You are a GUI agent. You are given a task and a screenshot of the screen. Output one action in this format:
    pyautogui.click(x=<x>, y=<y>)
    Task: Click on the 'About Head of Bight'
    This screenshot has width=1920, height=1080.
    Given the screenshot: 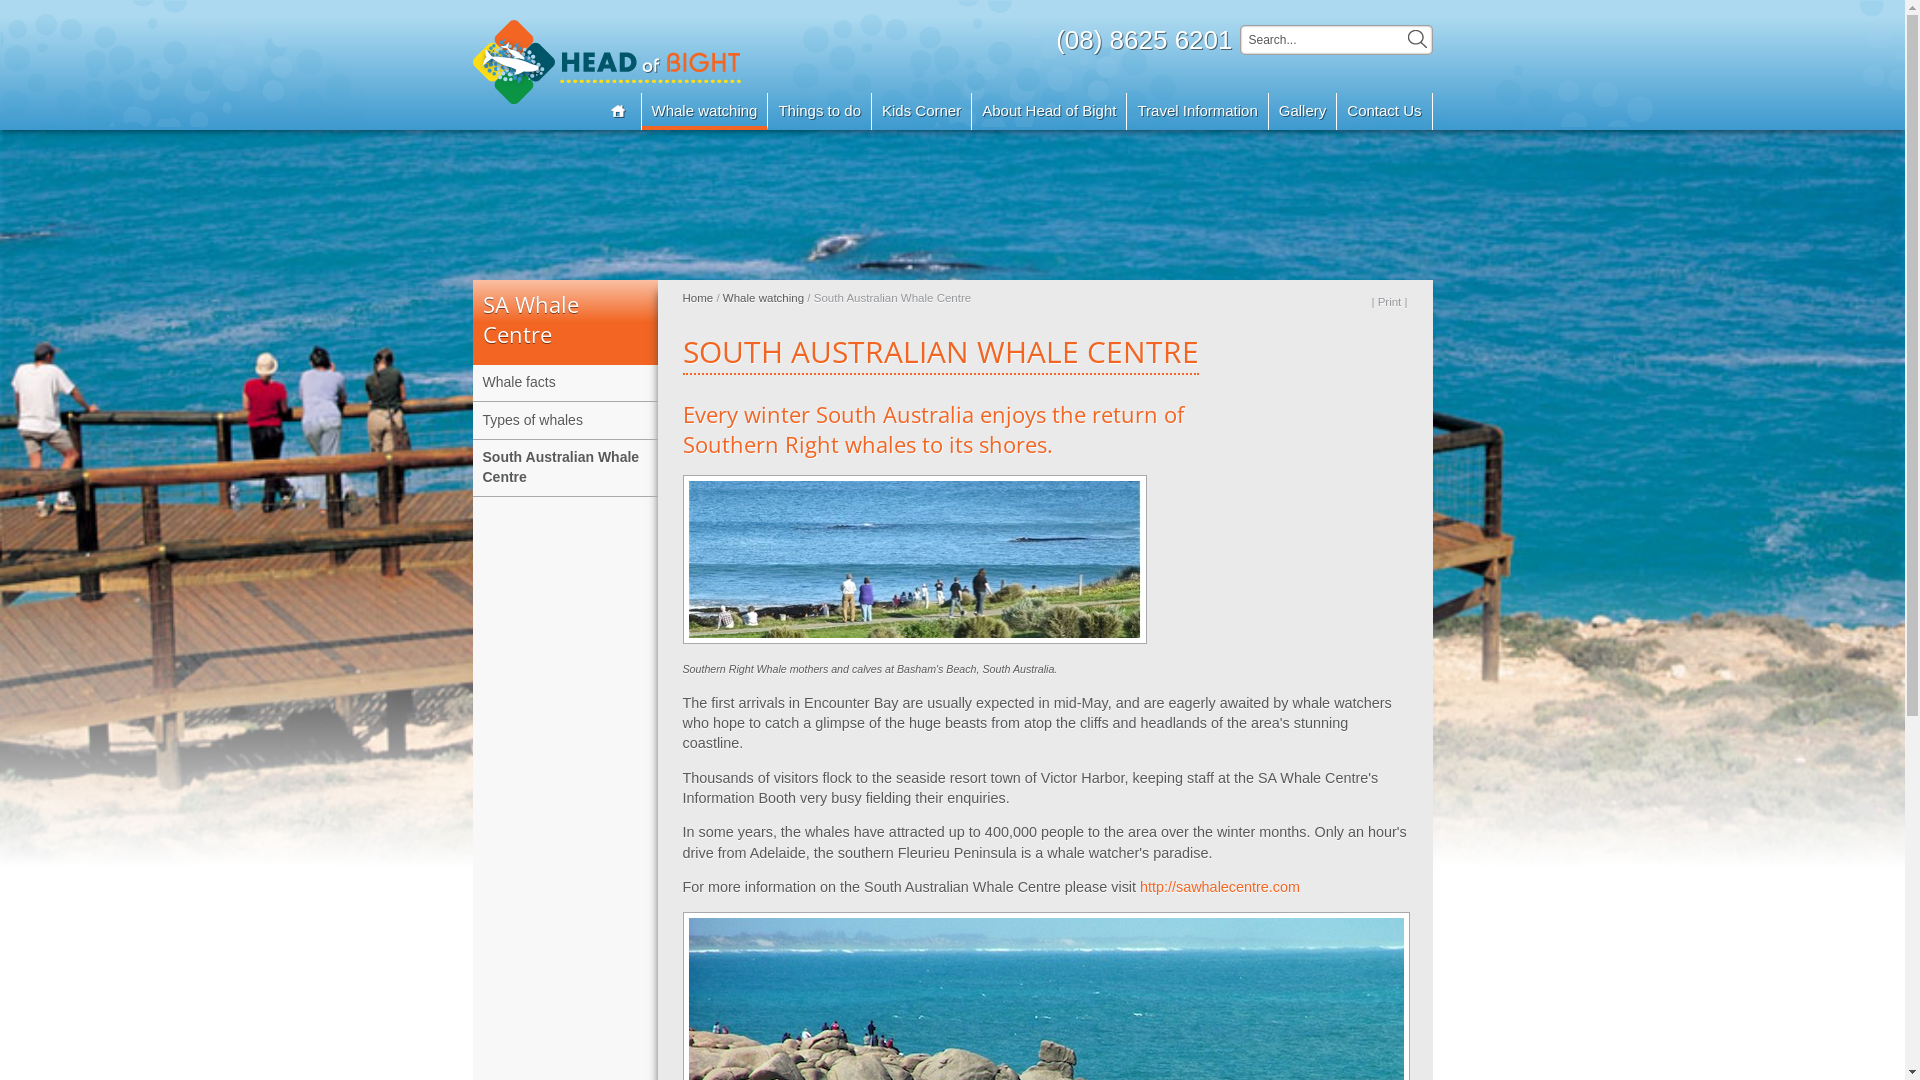 What is the action you would take?
    pyautogui.click(x=1048, y=111)
    